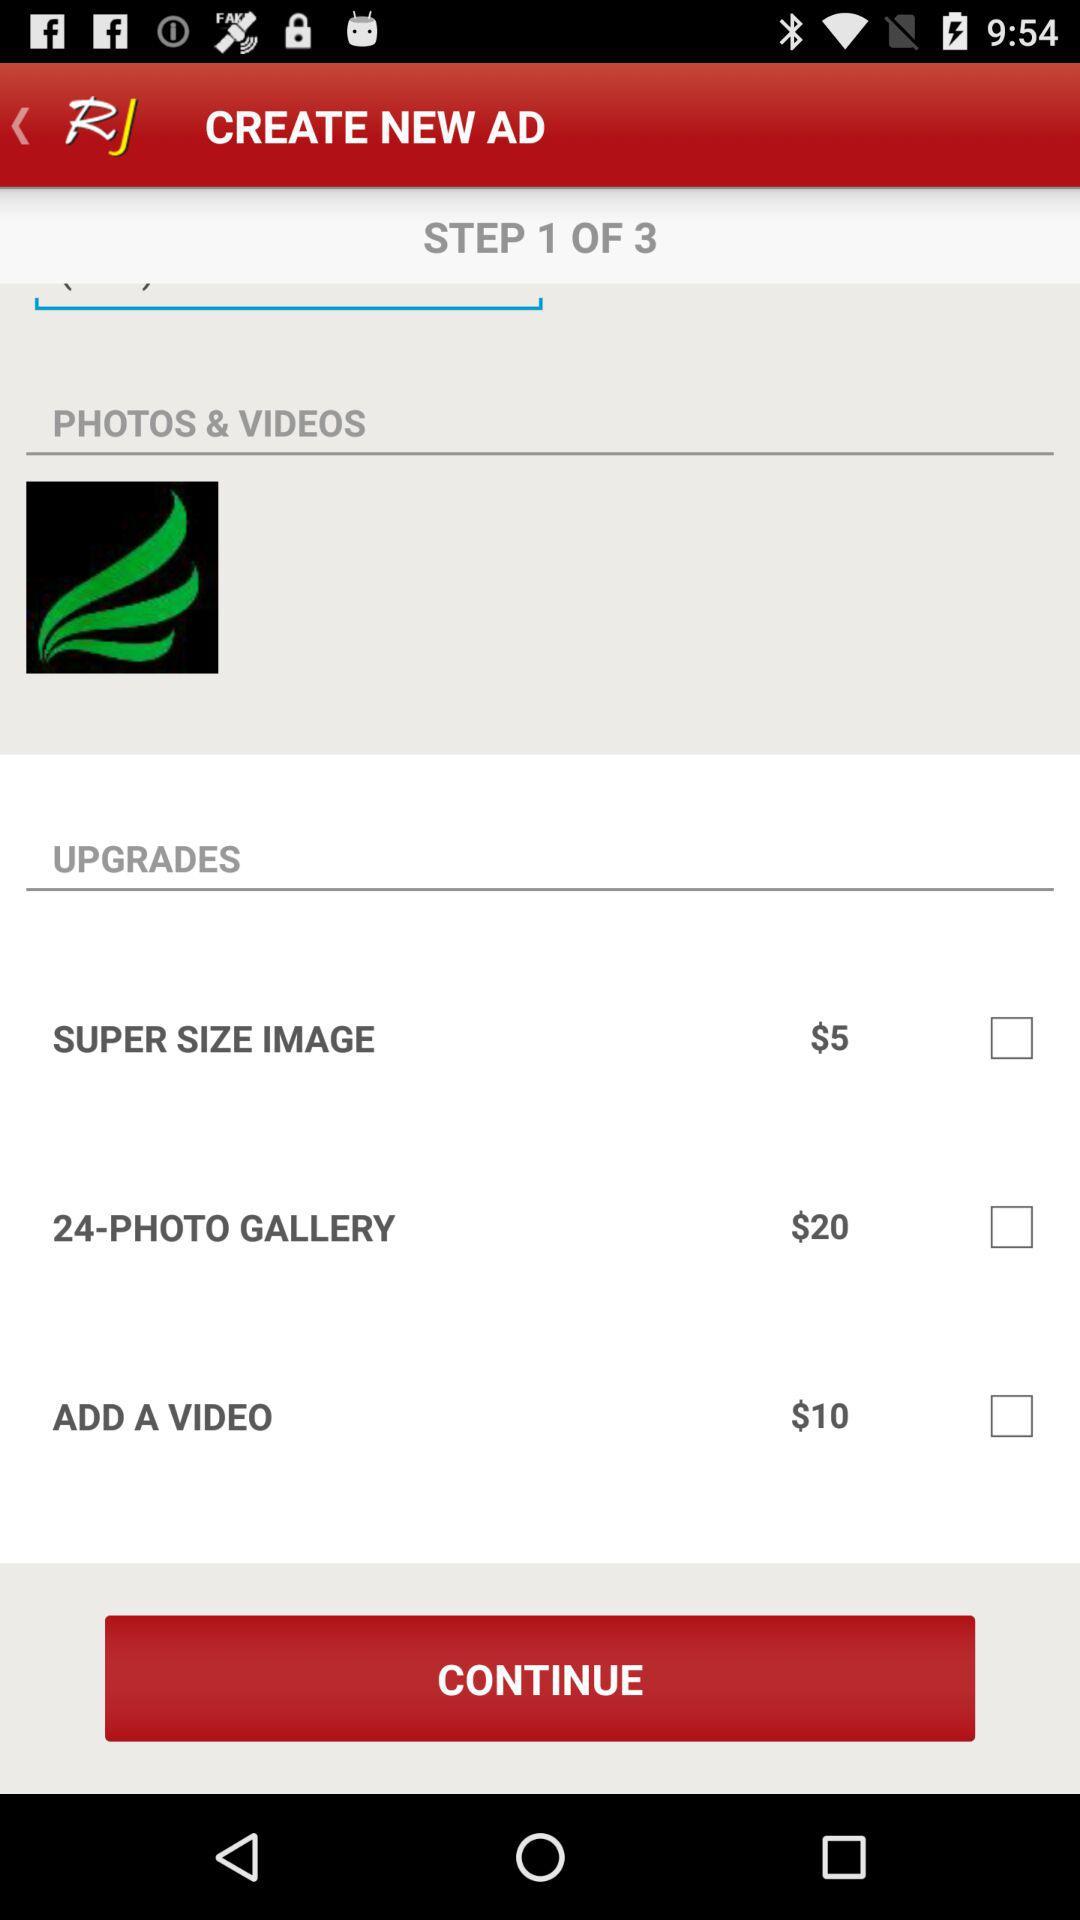 Image resolution: width=1080 pixels, height=1920 pixels. Describe the element at coordinates (1011, 1226) in the screenshot. I see `choose 24-photo gallery option` at that location.